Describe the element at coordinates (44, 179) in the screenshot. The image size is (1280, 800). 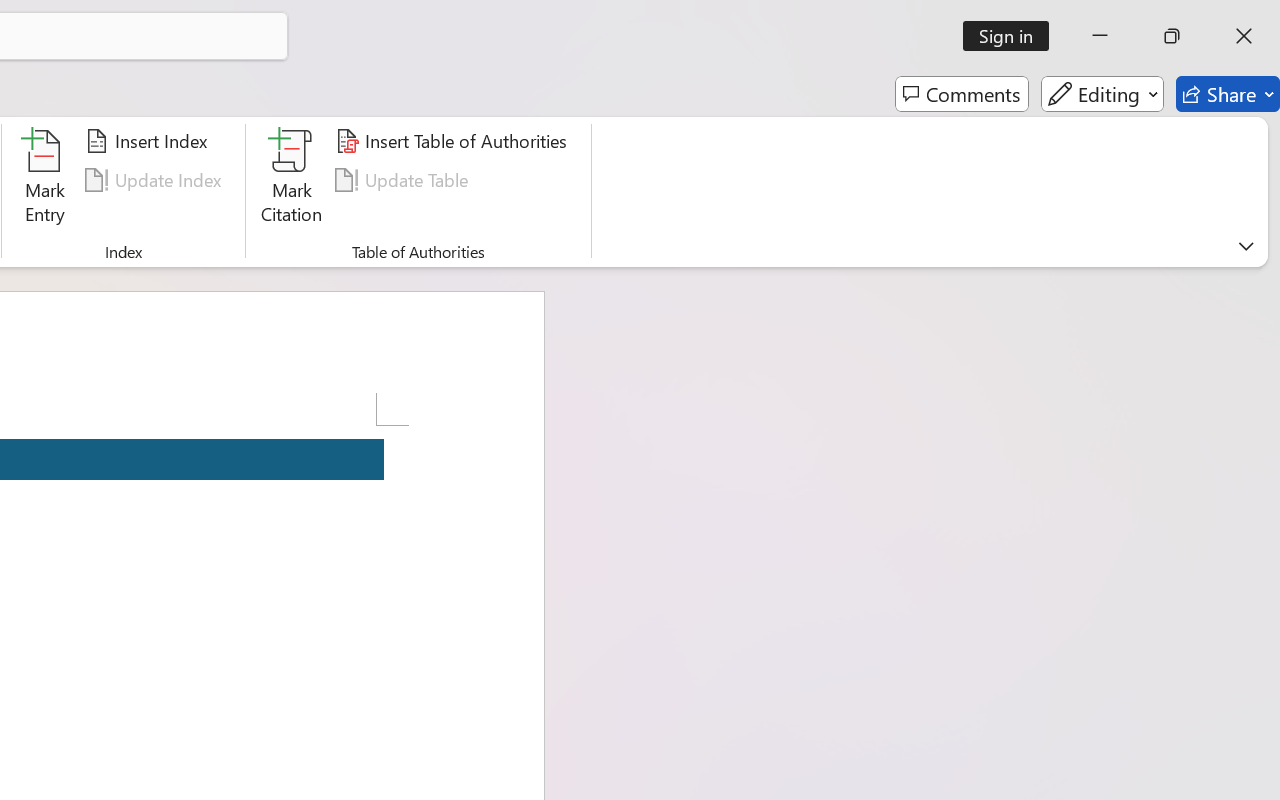
I see `'Mark Entry...'` at that location.